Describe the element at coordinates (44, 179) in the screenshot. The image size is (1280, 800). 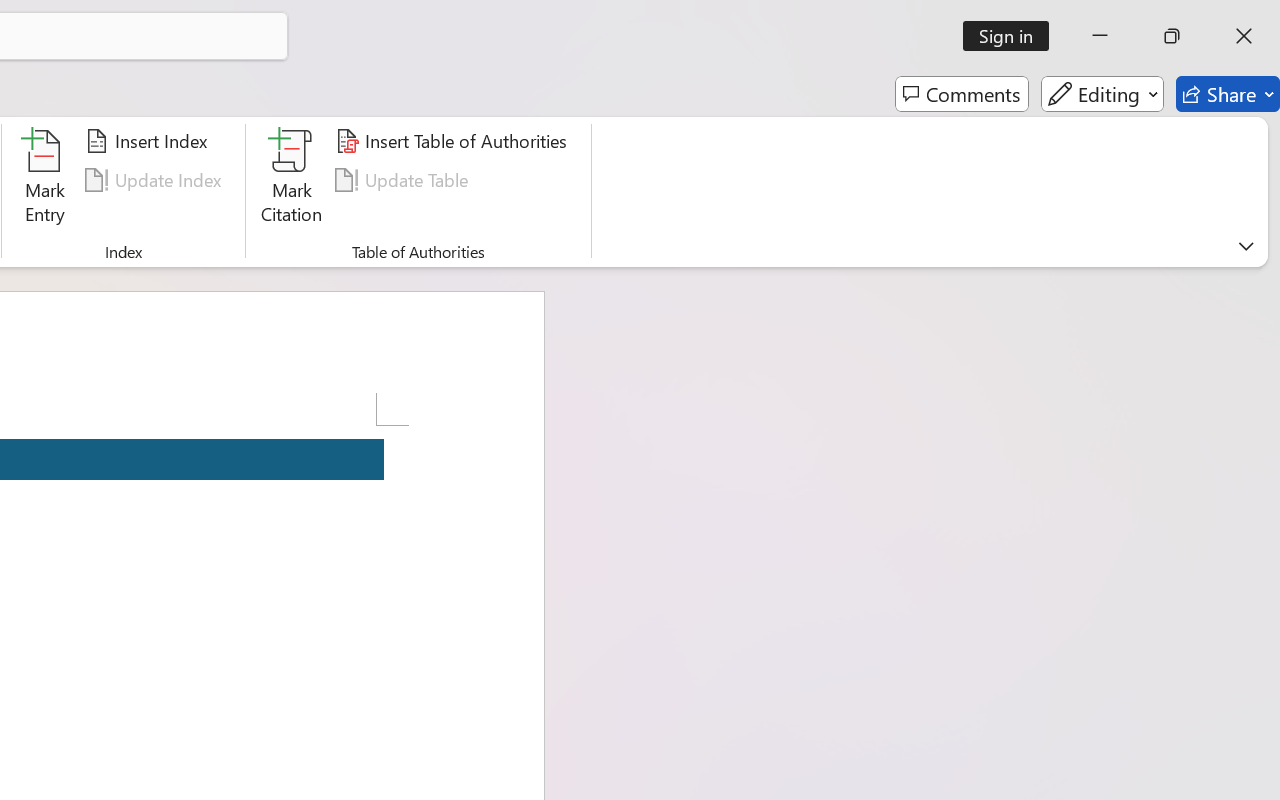
I see `'Mark Entry...'` at that location.